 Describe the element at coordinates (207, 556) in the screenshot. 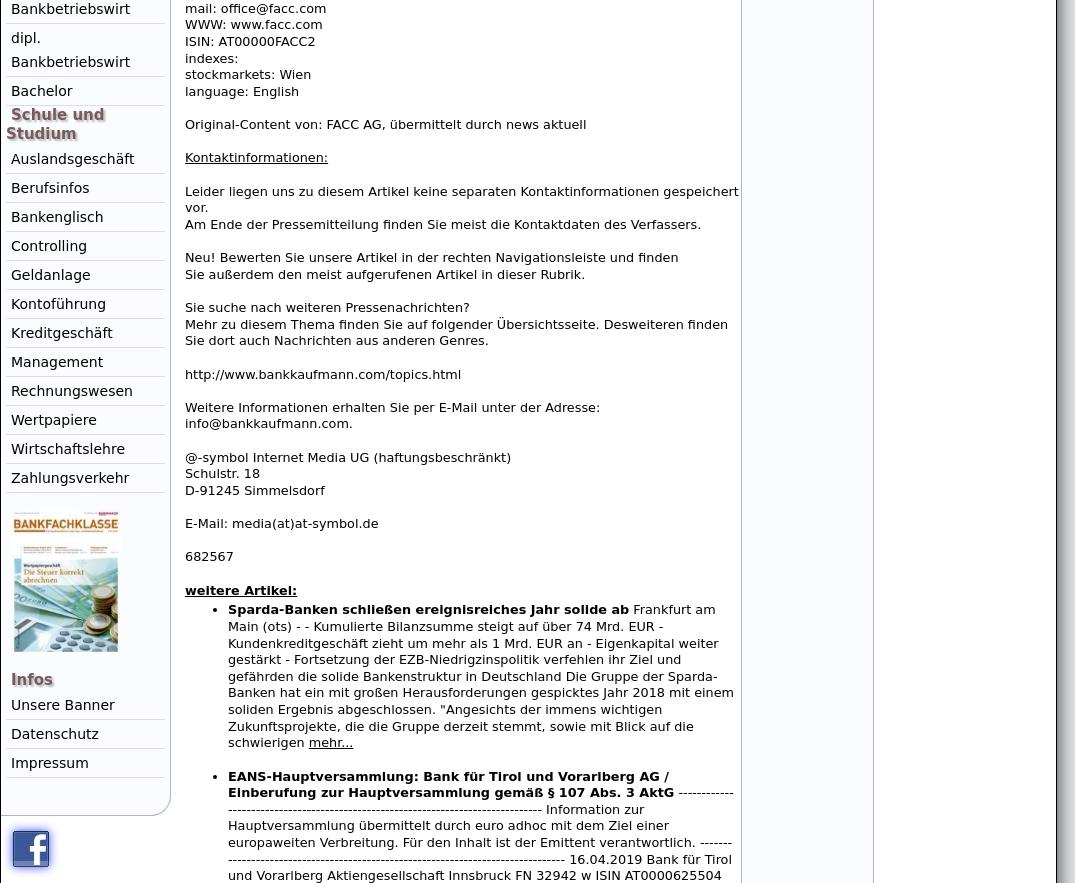

I see `'682567'` at that location.